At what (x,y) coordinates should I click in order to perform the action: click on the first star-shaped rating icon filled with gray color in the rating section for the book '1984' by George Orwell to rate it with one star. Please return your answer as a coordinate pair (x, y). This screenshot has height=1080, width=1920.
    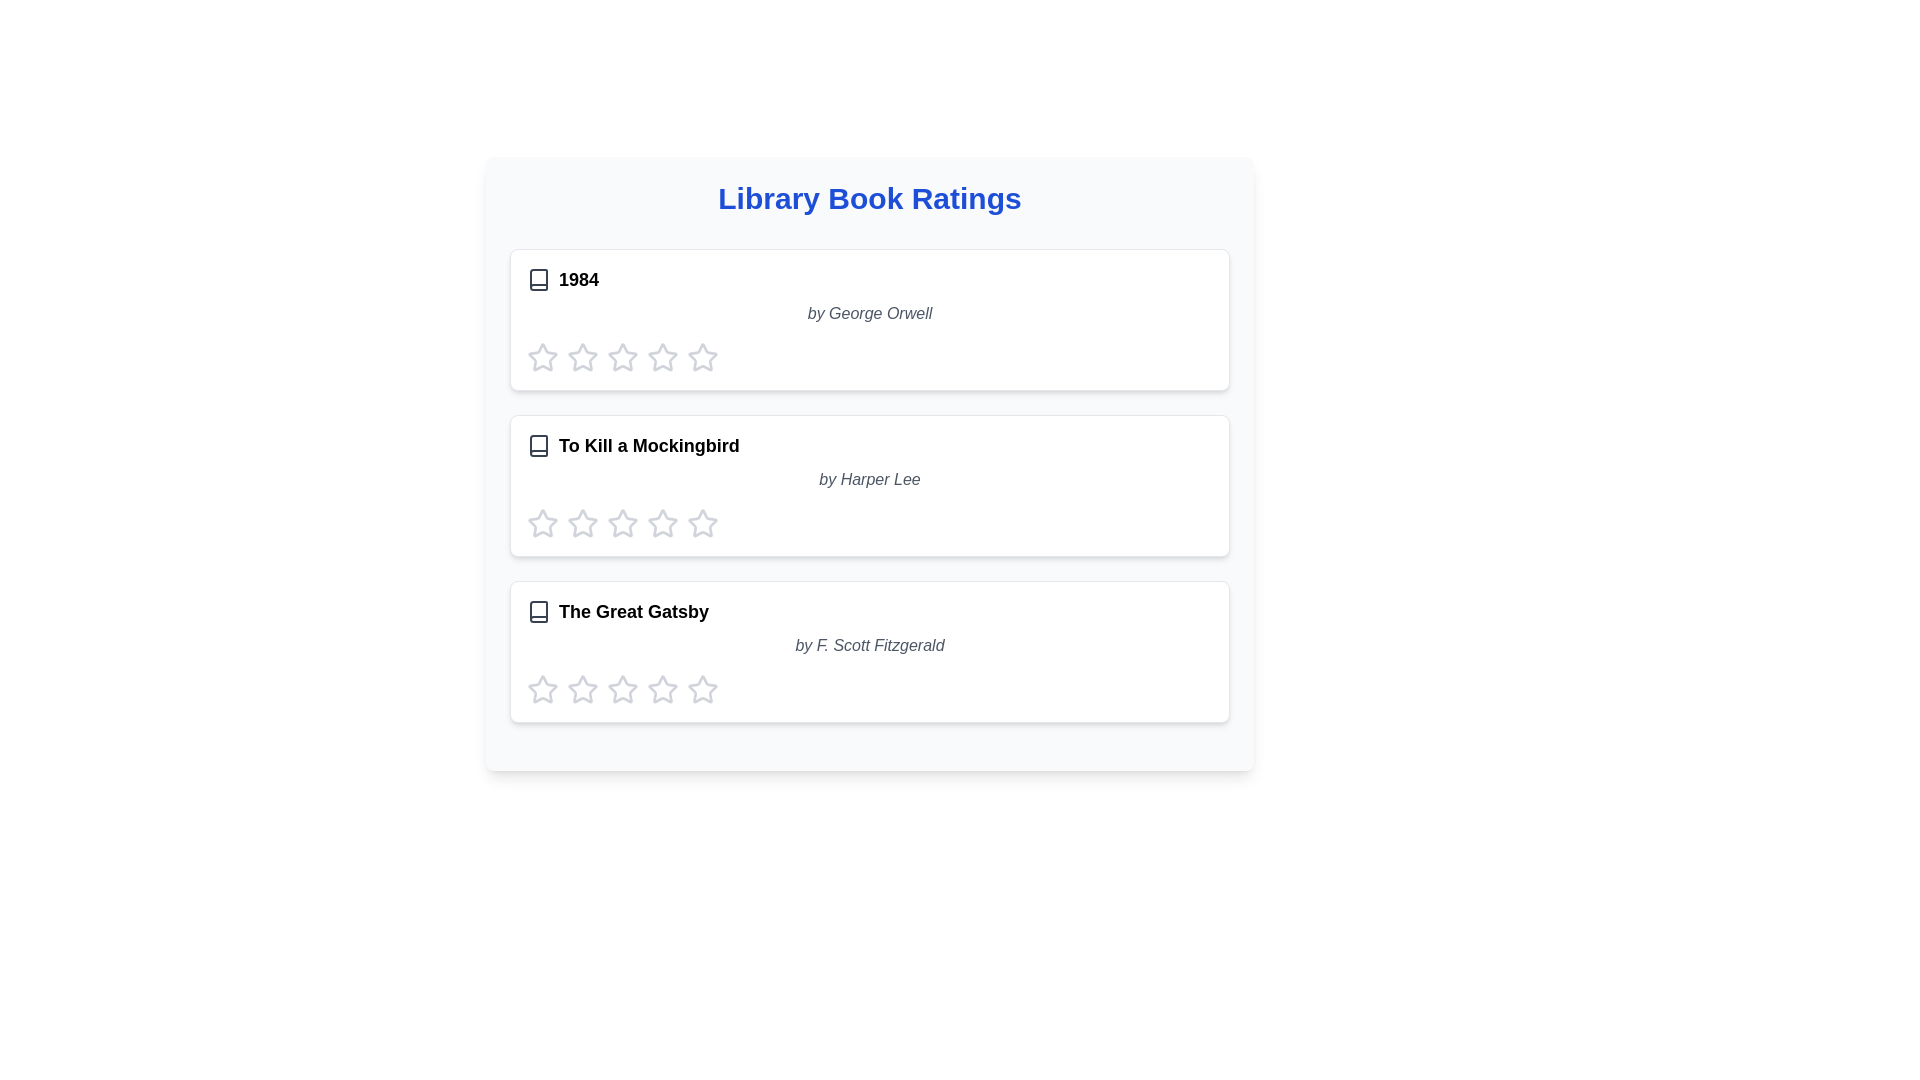
    Looking at the image, I should click on (581, 356).